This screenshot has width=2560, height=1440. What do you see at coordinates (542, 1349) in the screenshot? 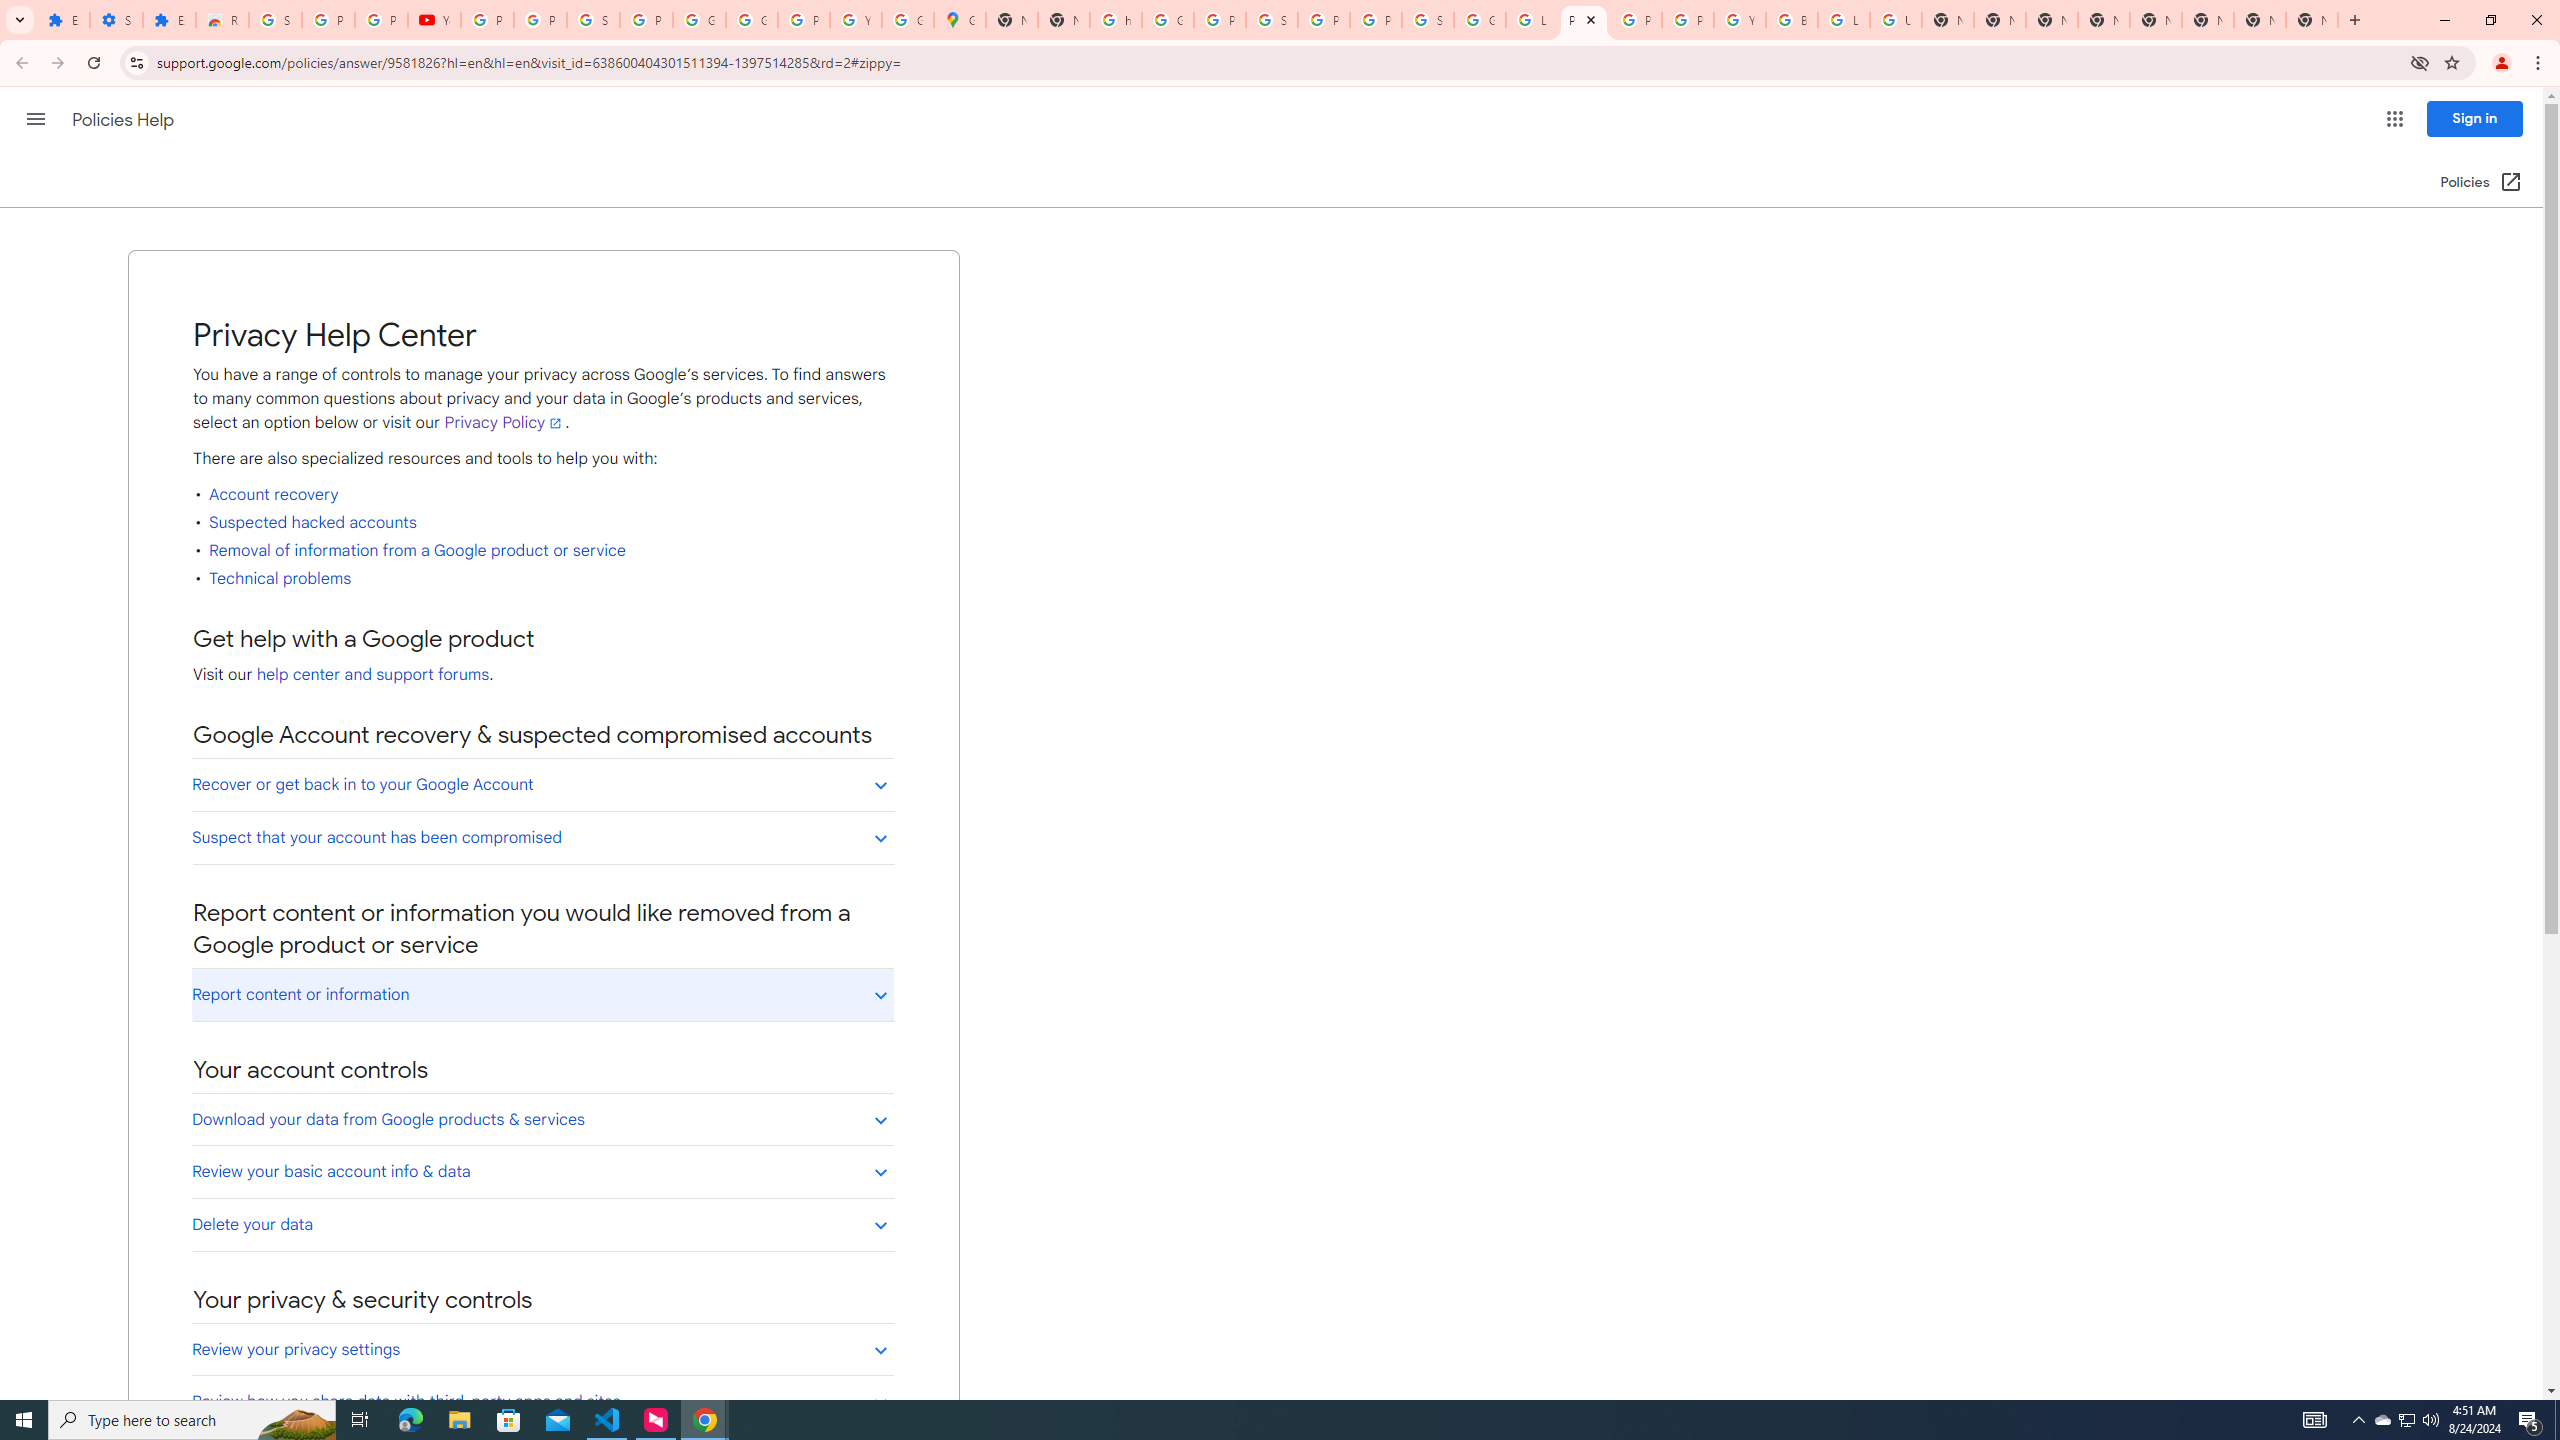
I see `'Review your privacy settings'` at bounding box center [542, 1349].